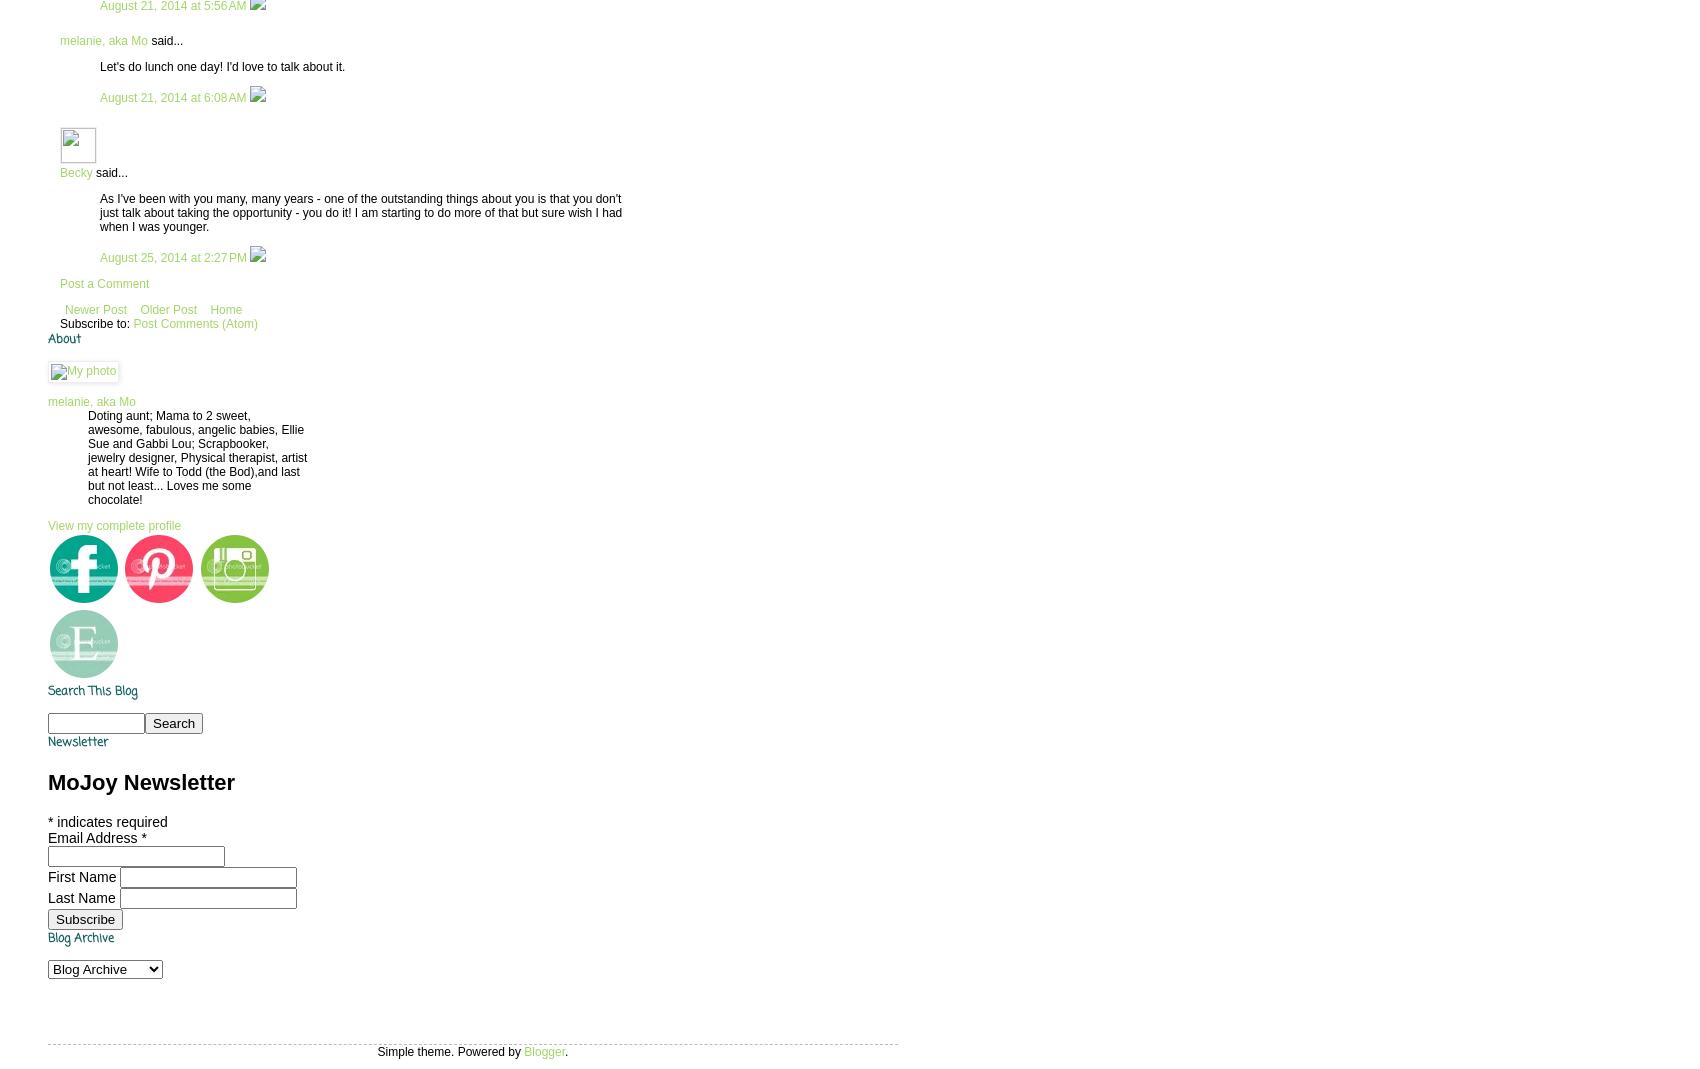 Image resolution: width=1700 pixels, height=1069 pixels. What do you see at coordinates (96, 308) in the screenshot?
I see `'Newer Post'` at bounding box center [96, 308].